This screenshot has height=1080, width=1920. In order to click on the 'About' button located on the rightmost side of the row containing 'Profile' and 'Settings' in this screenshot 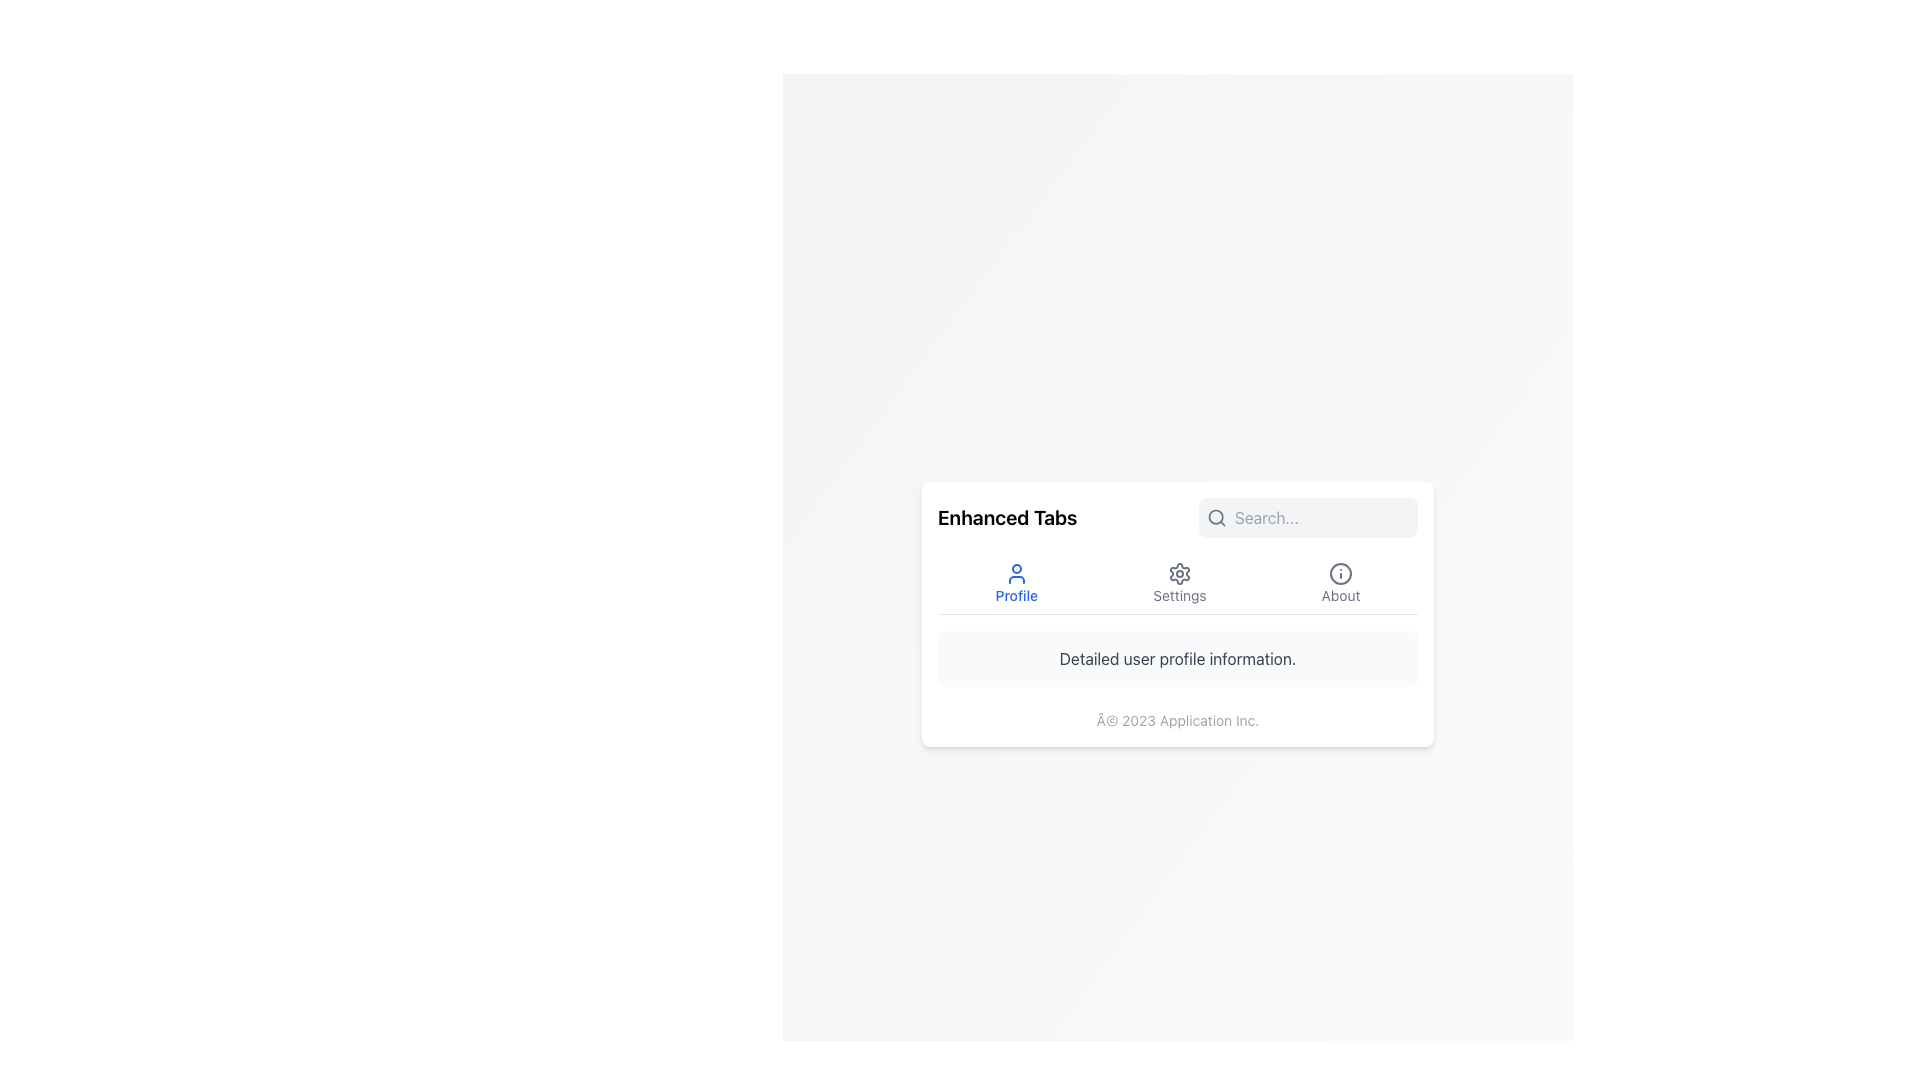, I will do `click(1341, 583)`.